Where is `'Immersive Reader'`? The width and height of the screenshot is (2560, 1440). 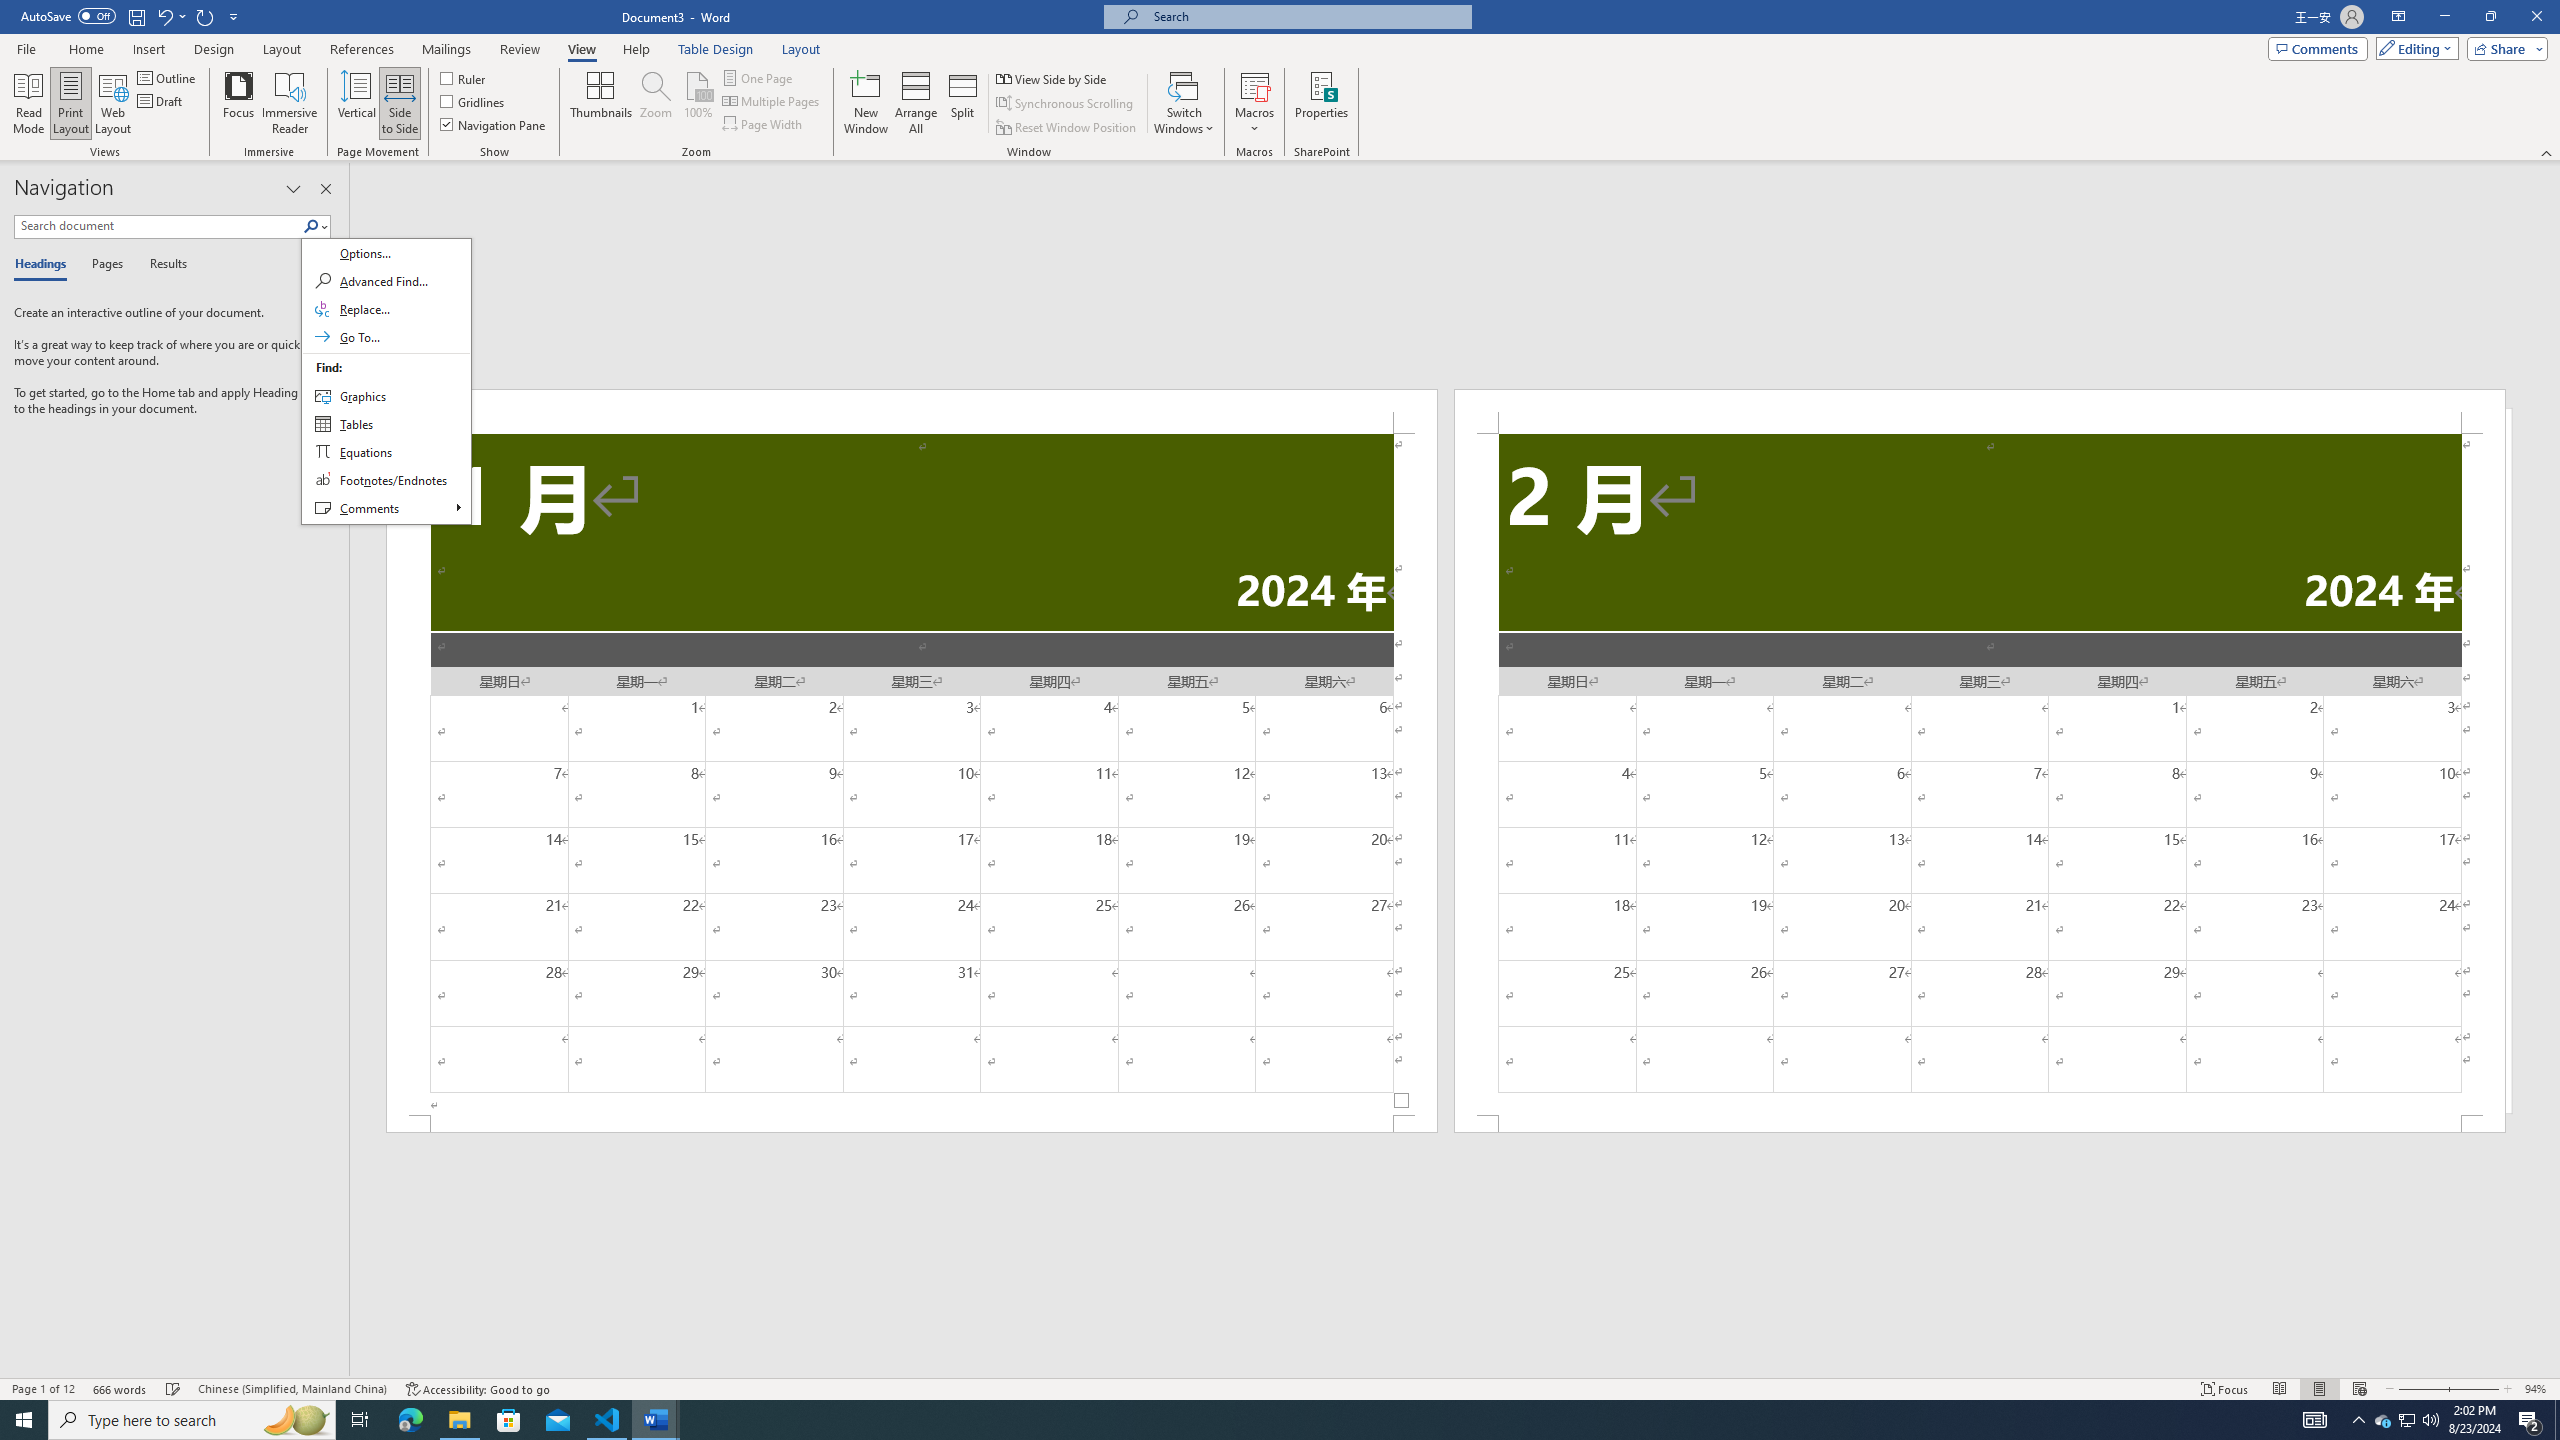
'Immersive Reader' is located at coordinates (289, 103).